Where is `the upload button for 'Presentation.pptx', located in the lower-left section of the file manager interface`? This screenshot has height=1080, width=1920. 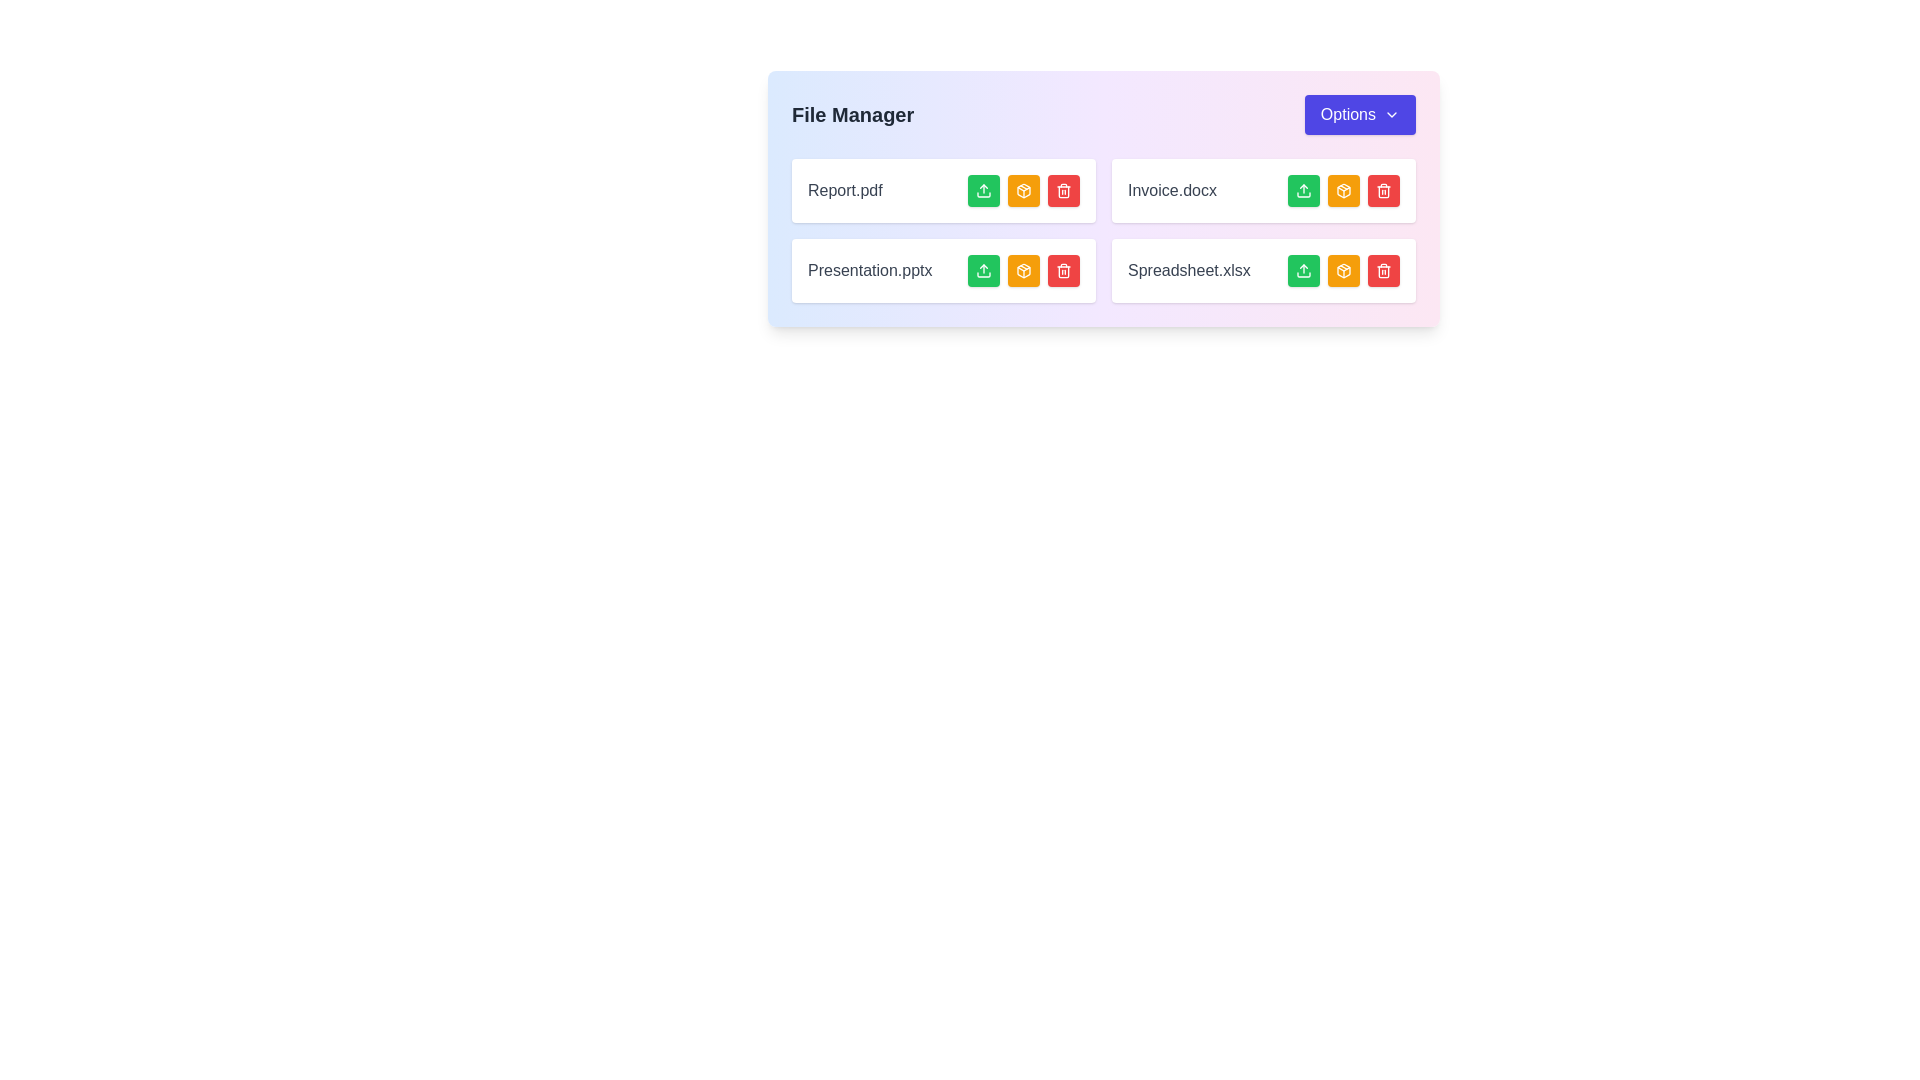 the upload button for 'Presentation.pptx', located in the lower-left section of the file manager interface is located at coordinates (983, 191).